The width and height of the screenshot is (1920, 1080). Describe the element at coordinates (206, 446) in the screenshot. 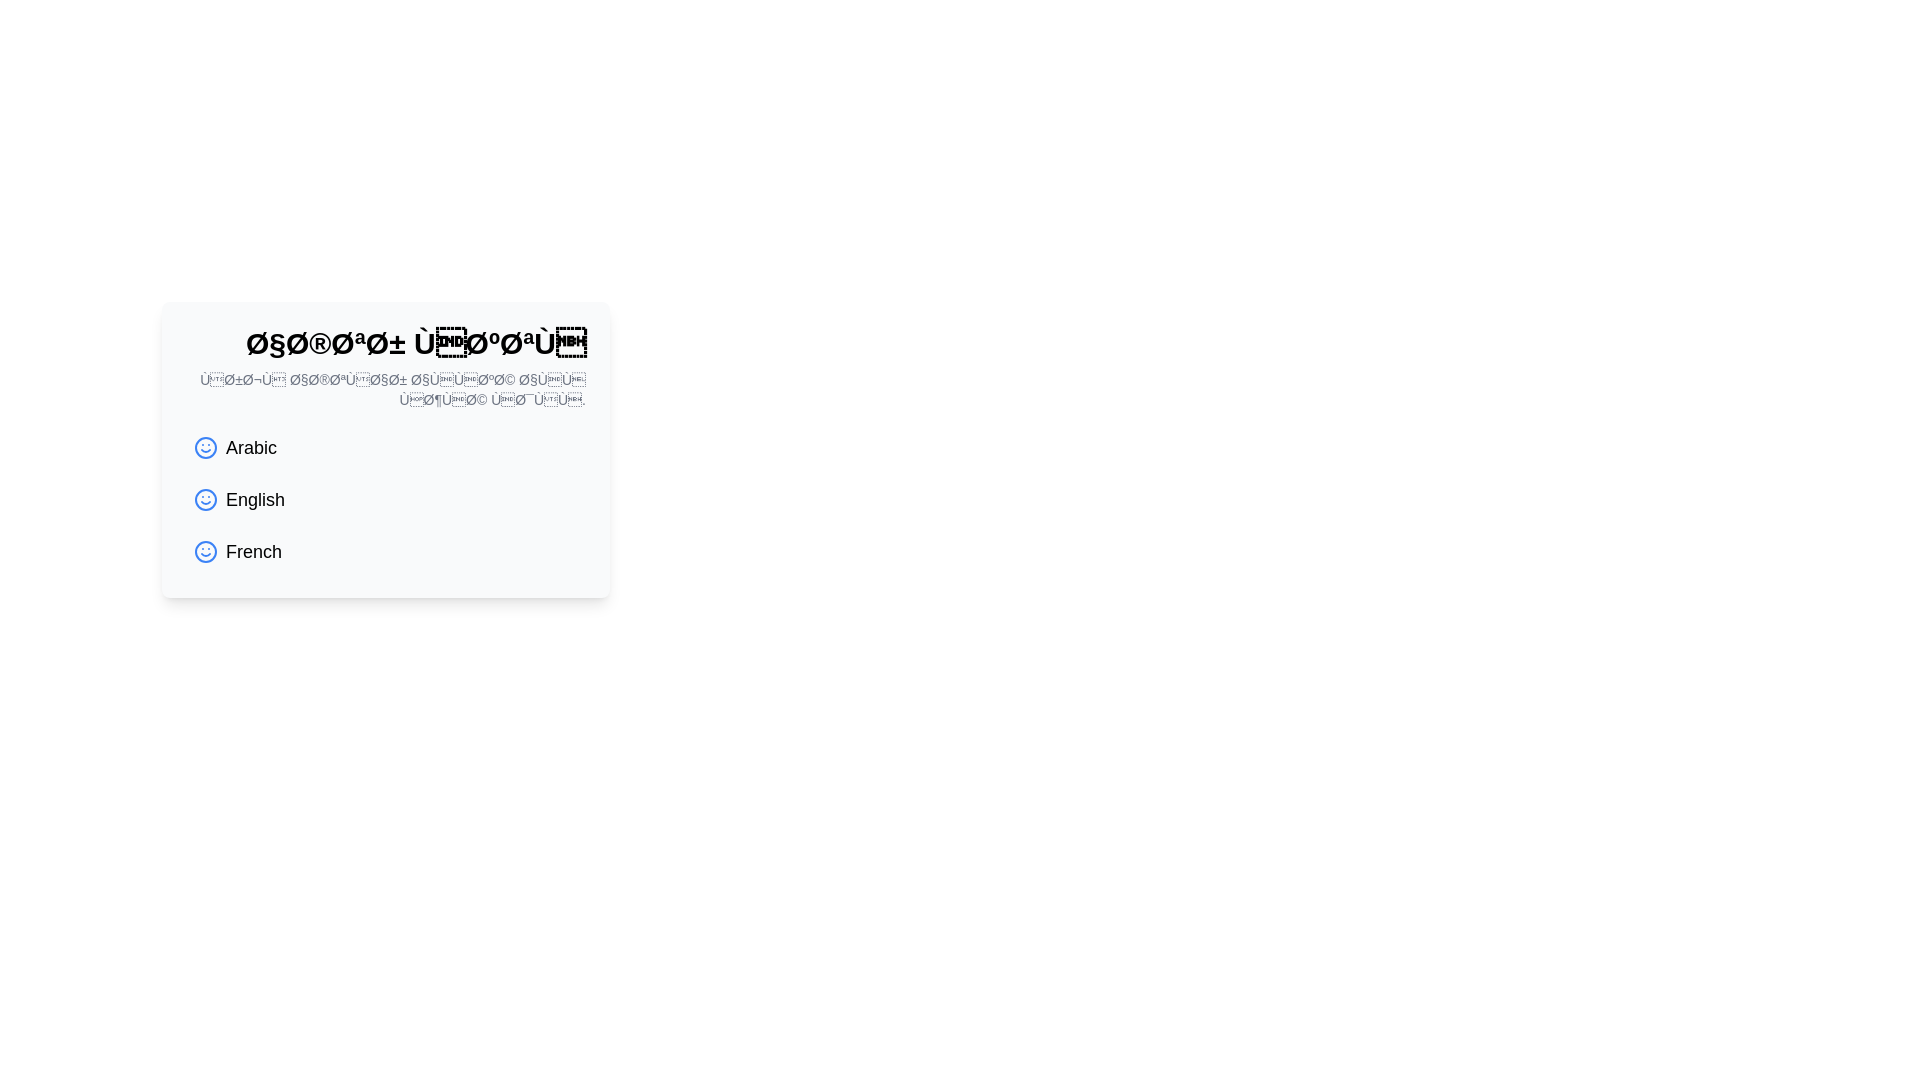

I see `the circular smiley face icon with a blue outline, positioned to the left of the text 'Arabic'` at that location.